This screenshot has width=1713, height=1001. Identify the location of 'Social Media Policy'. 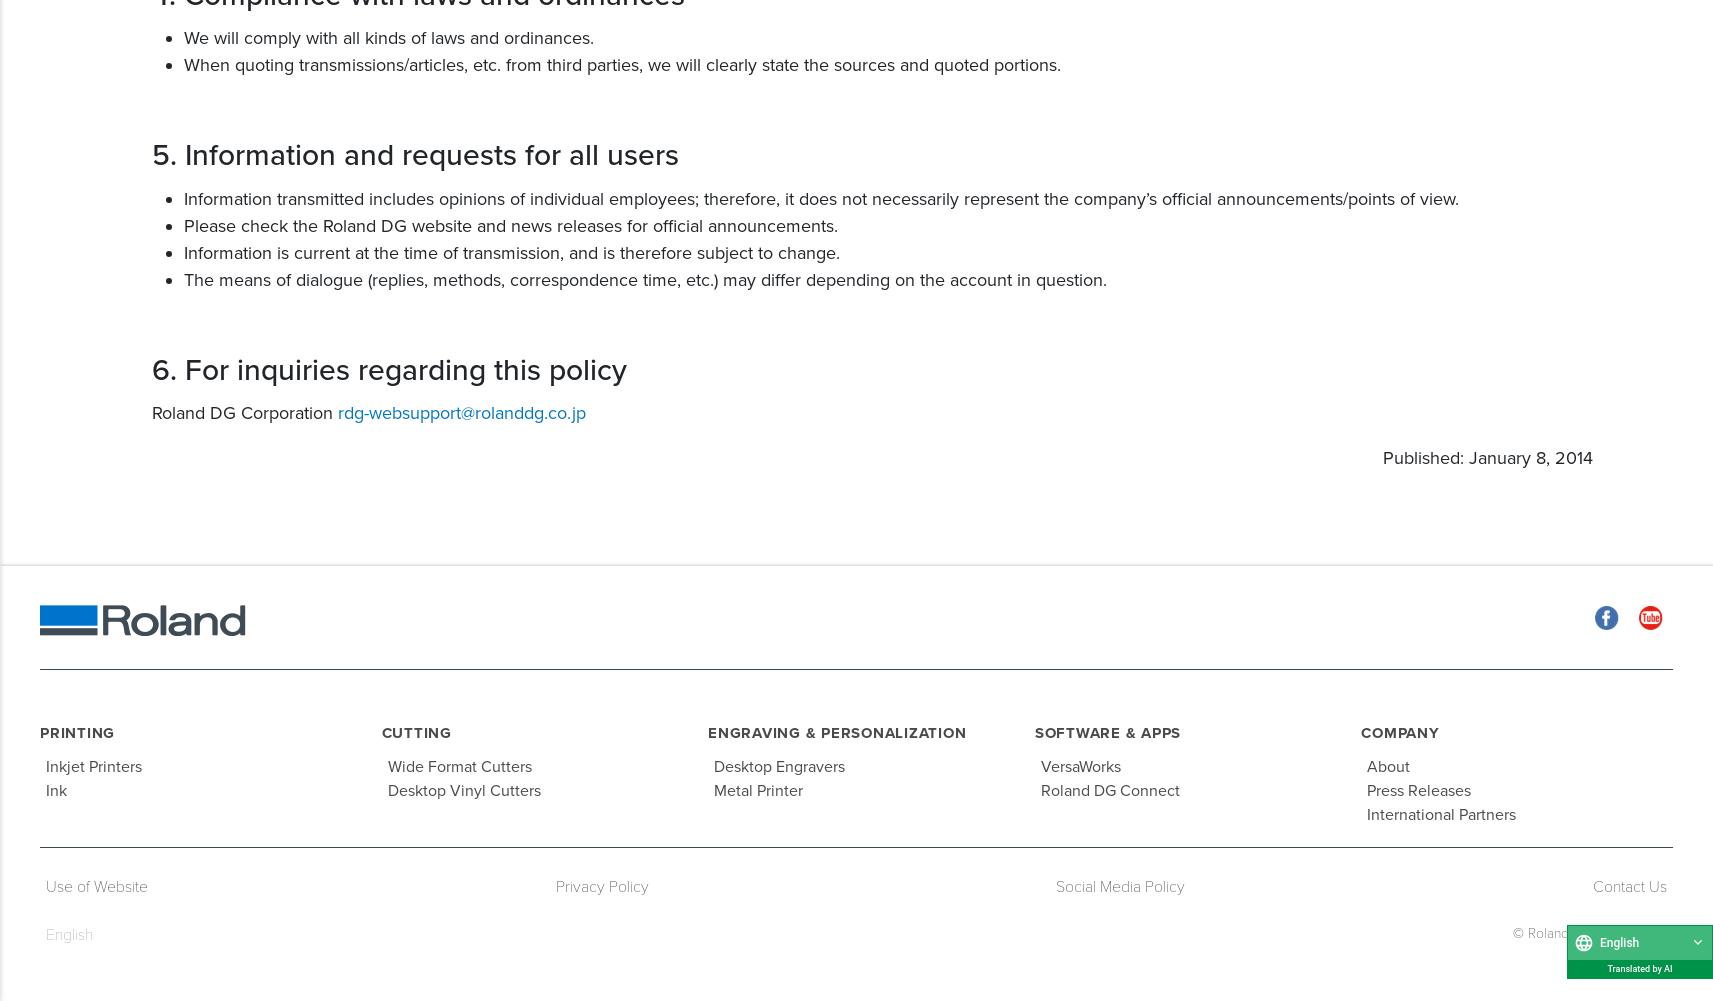
(1119, 885).